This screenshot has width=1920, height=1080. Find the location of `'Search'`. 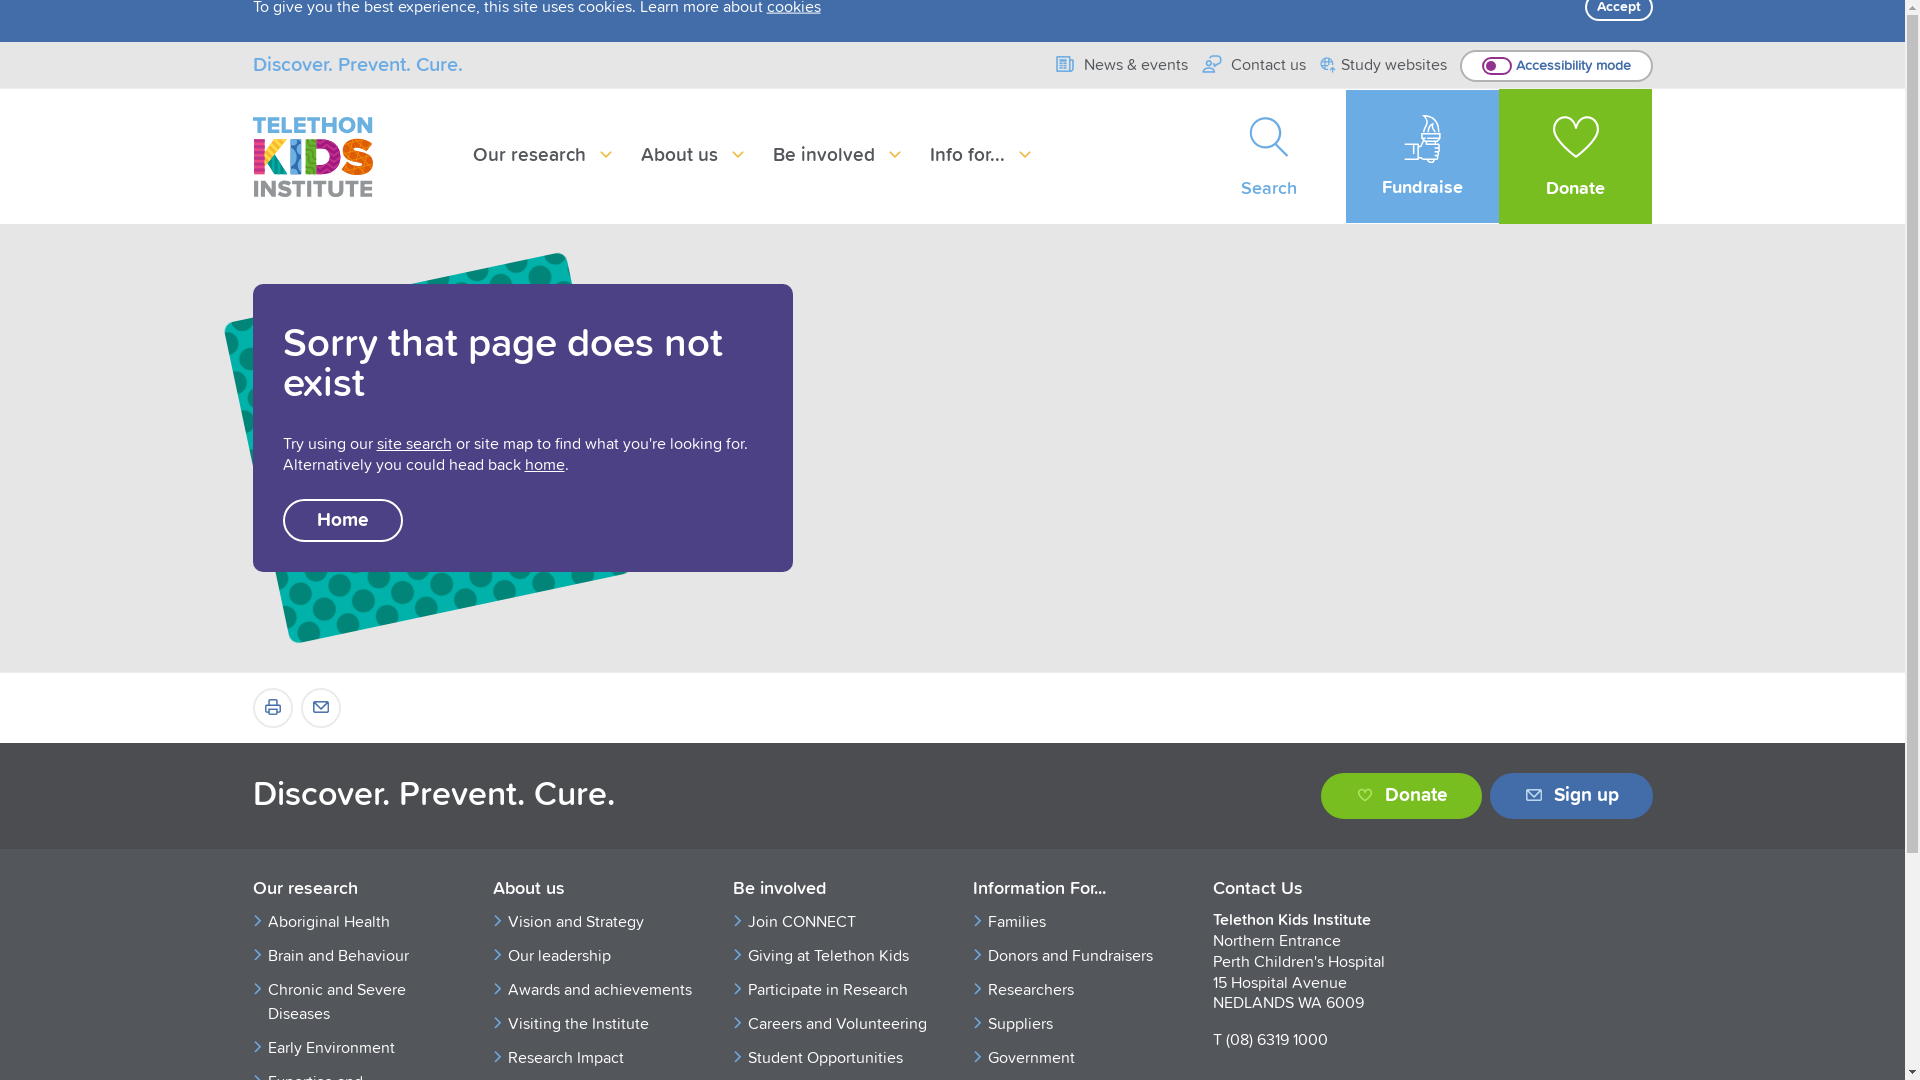

'Search' is located at coordinates (1193, 155).